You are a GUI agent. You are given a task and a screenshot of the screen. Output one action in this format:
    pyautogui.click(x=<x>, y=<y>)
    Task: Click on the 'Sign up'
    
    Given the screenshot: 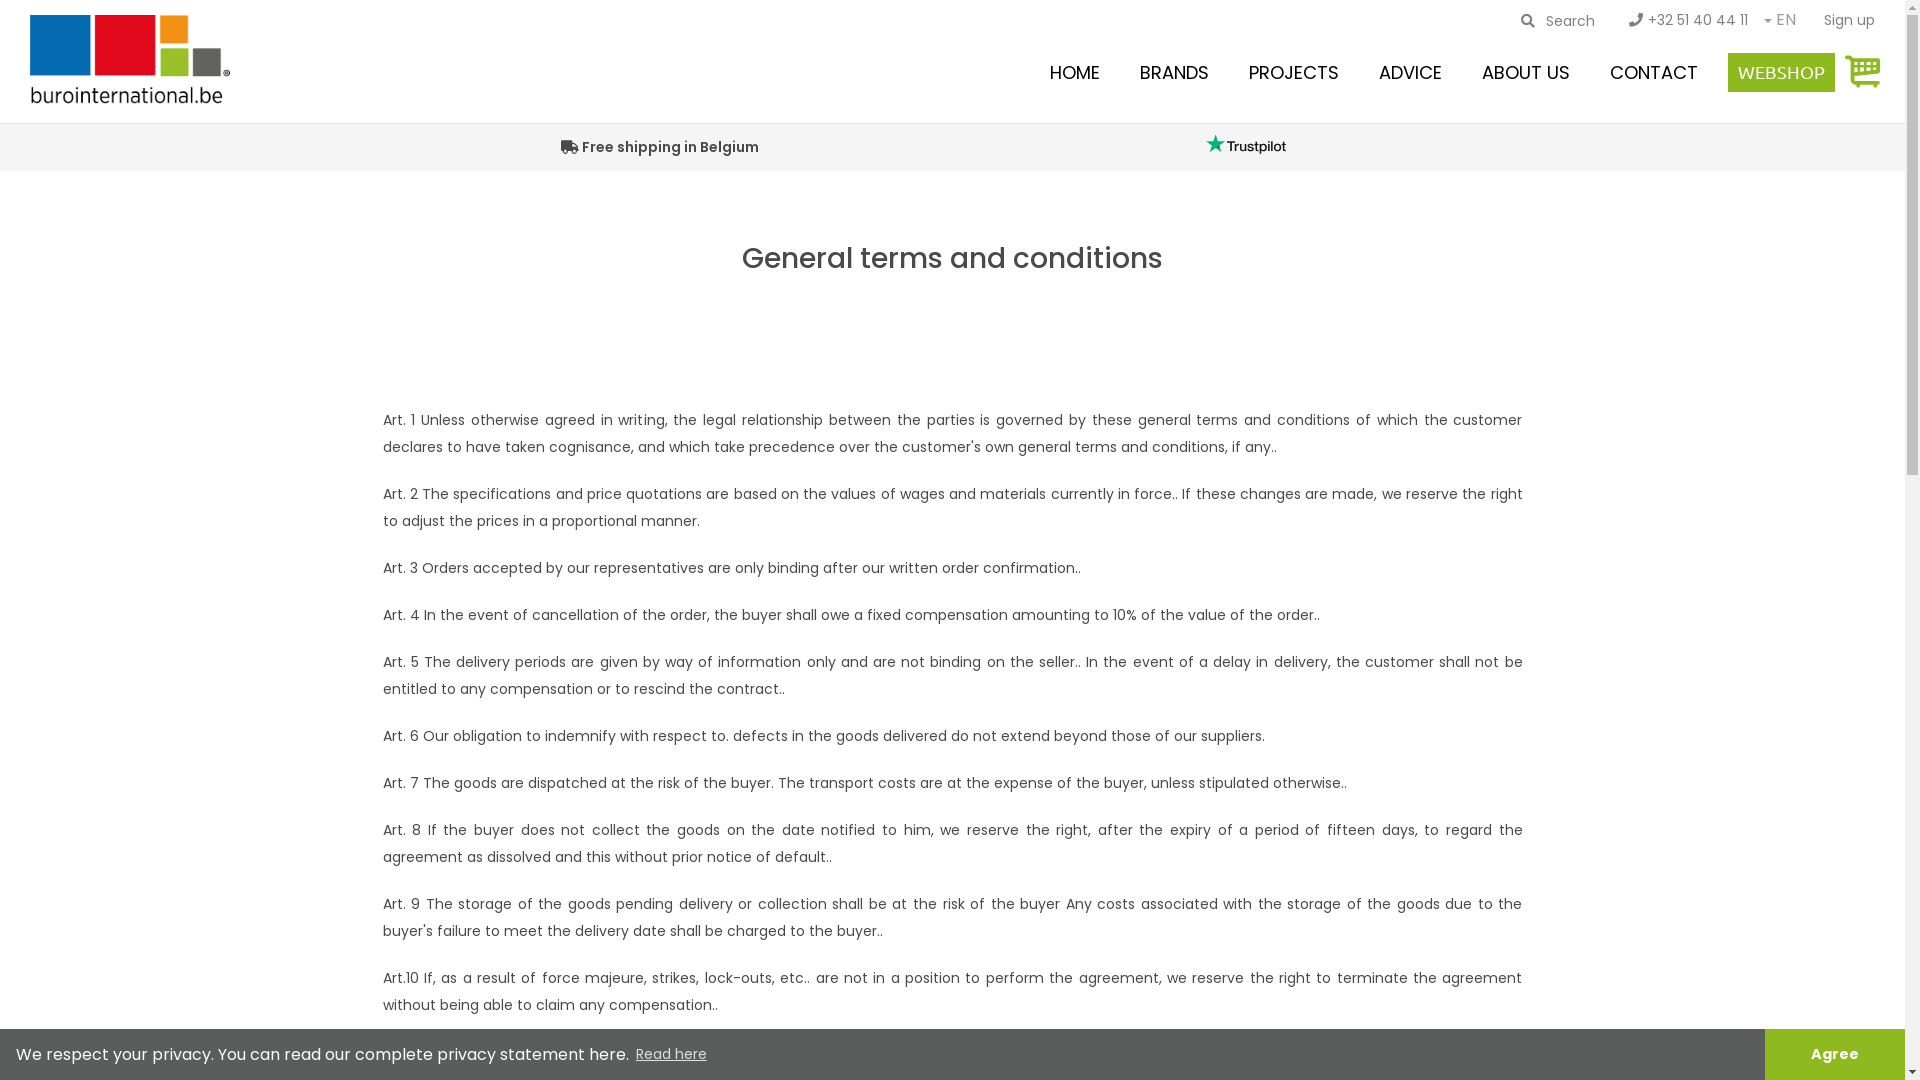 What is the action you would take?
    pyautogui.click(x=1848, y=19)
    